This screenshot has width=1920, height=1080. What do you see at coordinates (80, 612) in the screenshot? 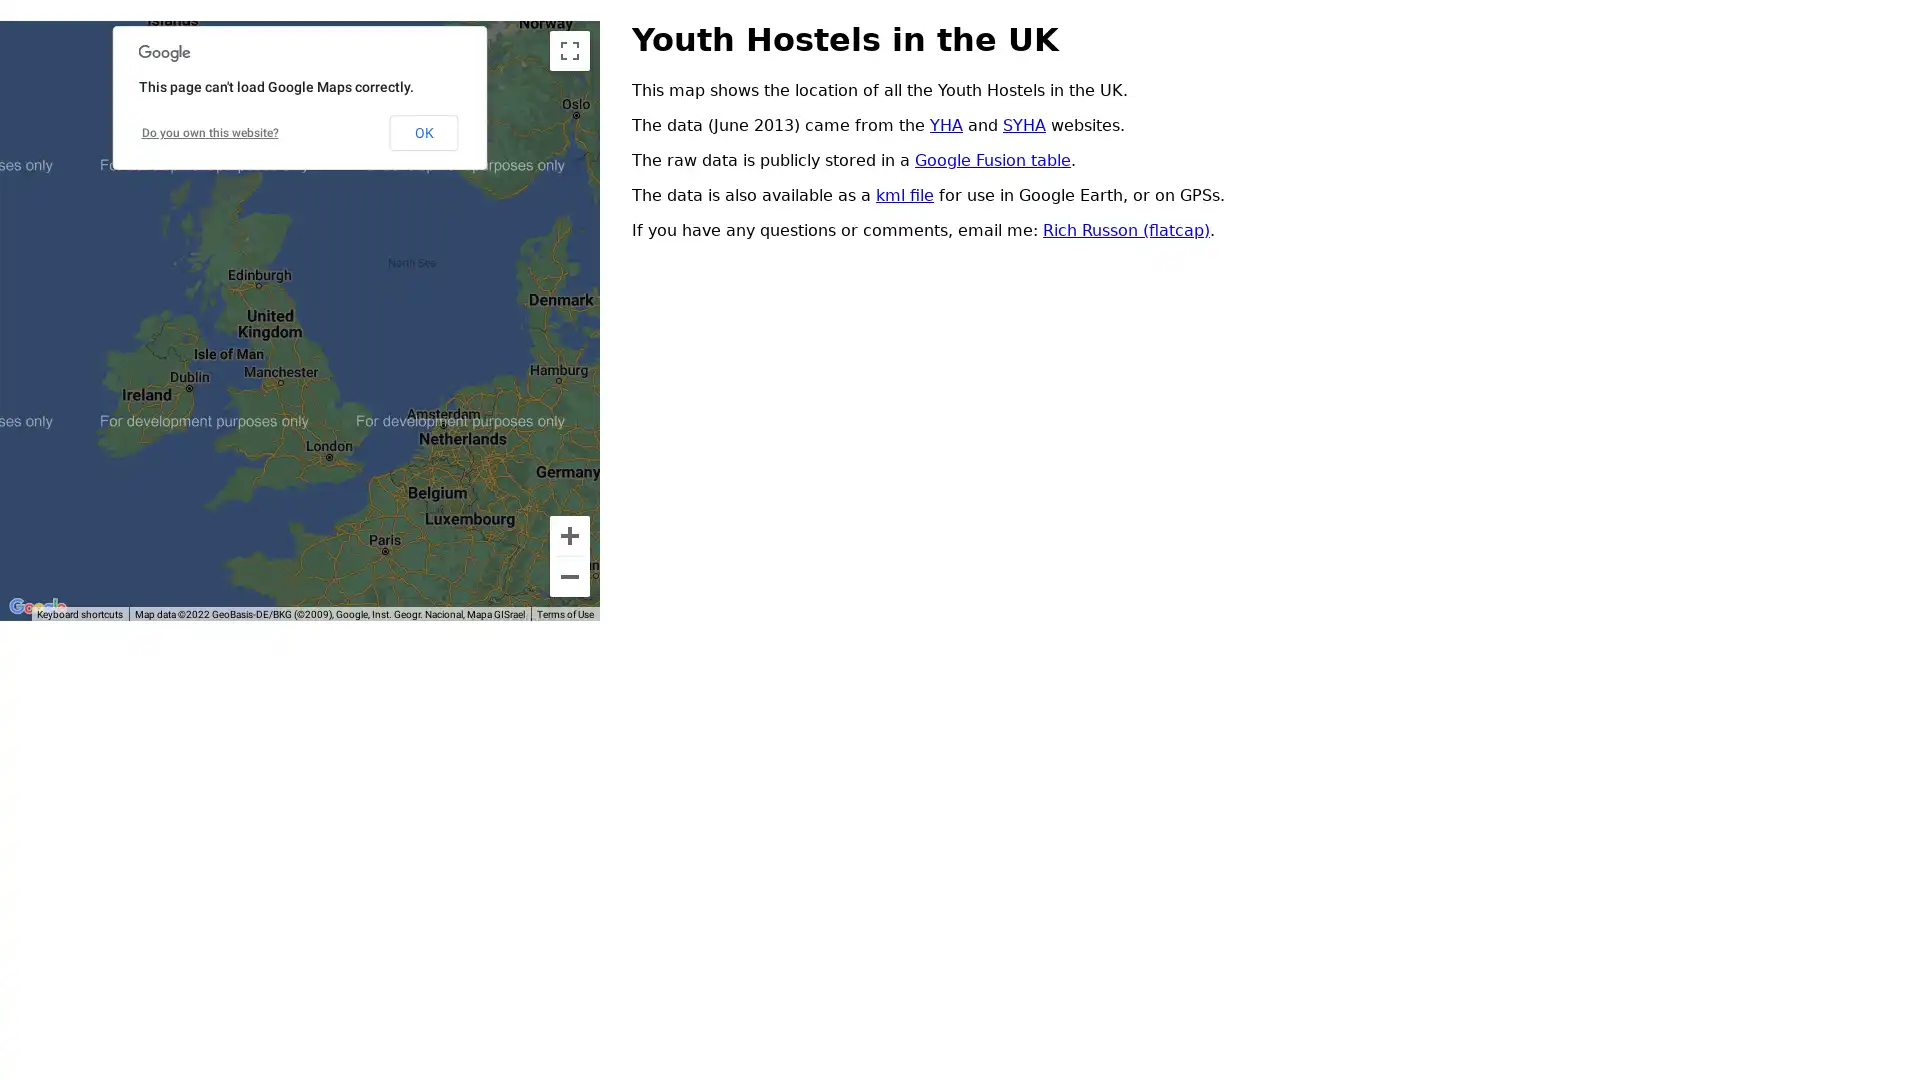
I see `Keyboard shortcuts` at bounding box center [80, 612].